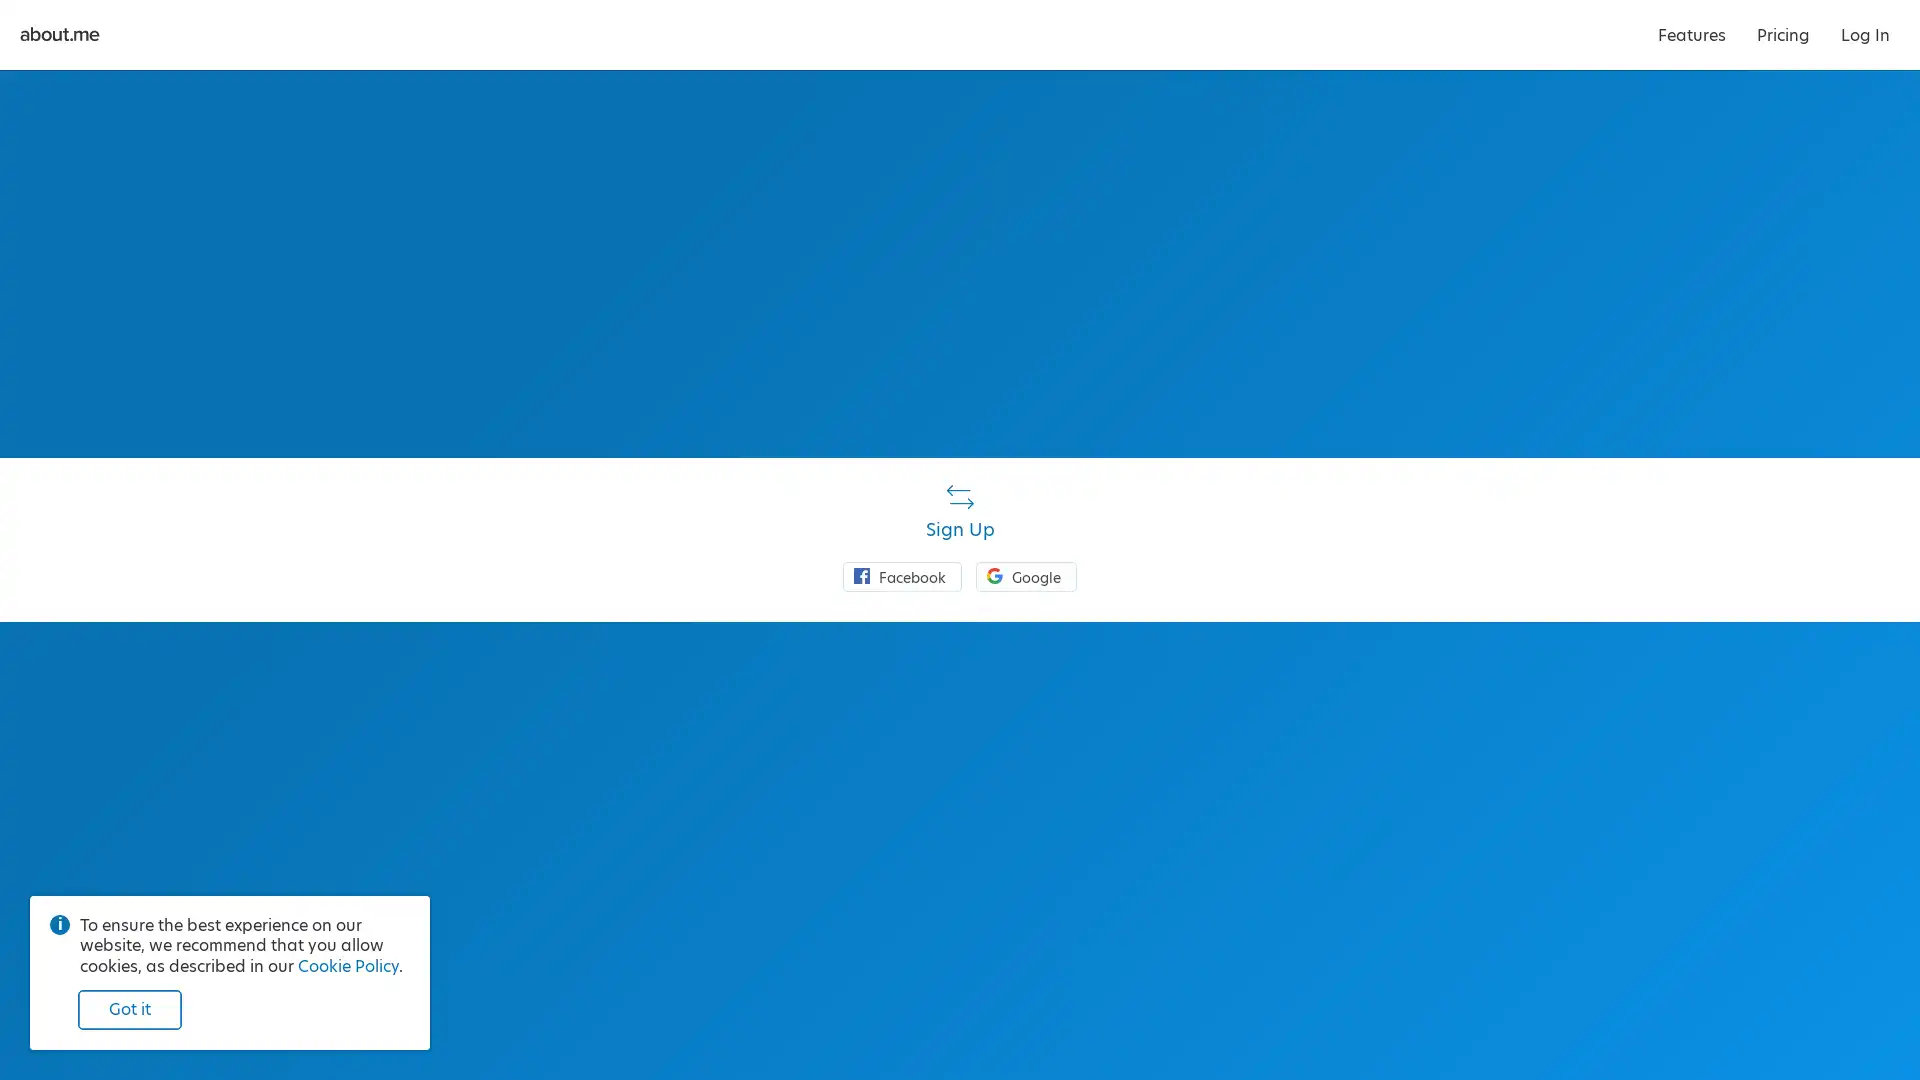 This screenshot has height=1080, width=1920. I want to click on Got it, so click(128, 1010).